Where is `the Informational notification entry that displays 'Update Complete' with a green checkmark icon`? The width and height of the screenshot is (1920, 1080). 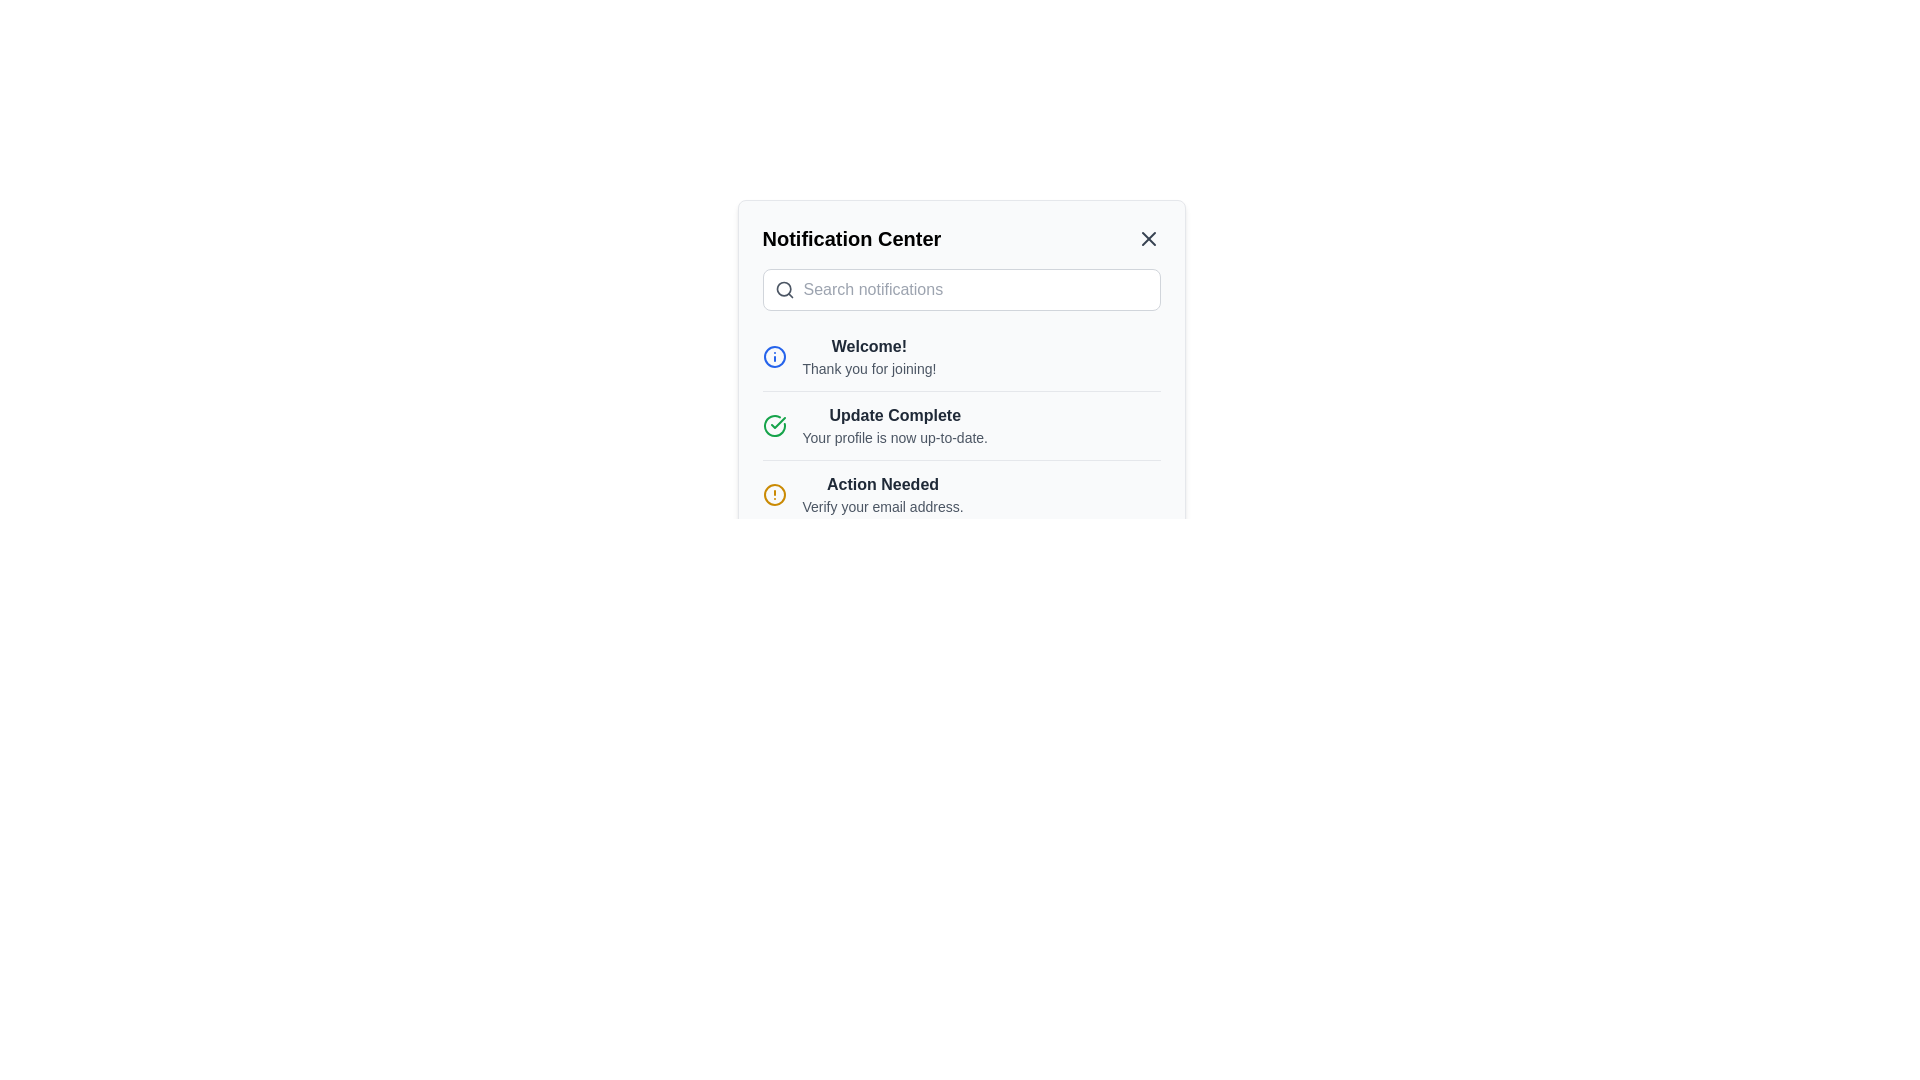 the Informational notification entry that displays 'Update Complete' with a green checkmark icon is located at coordinates (961, 424).